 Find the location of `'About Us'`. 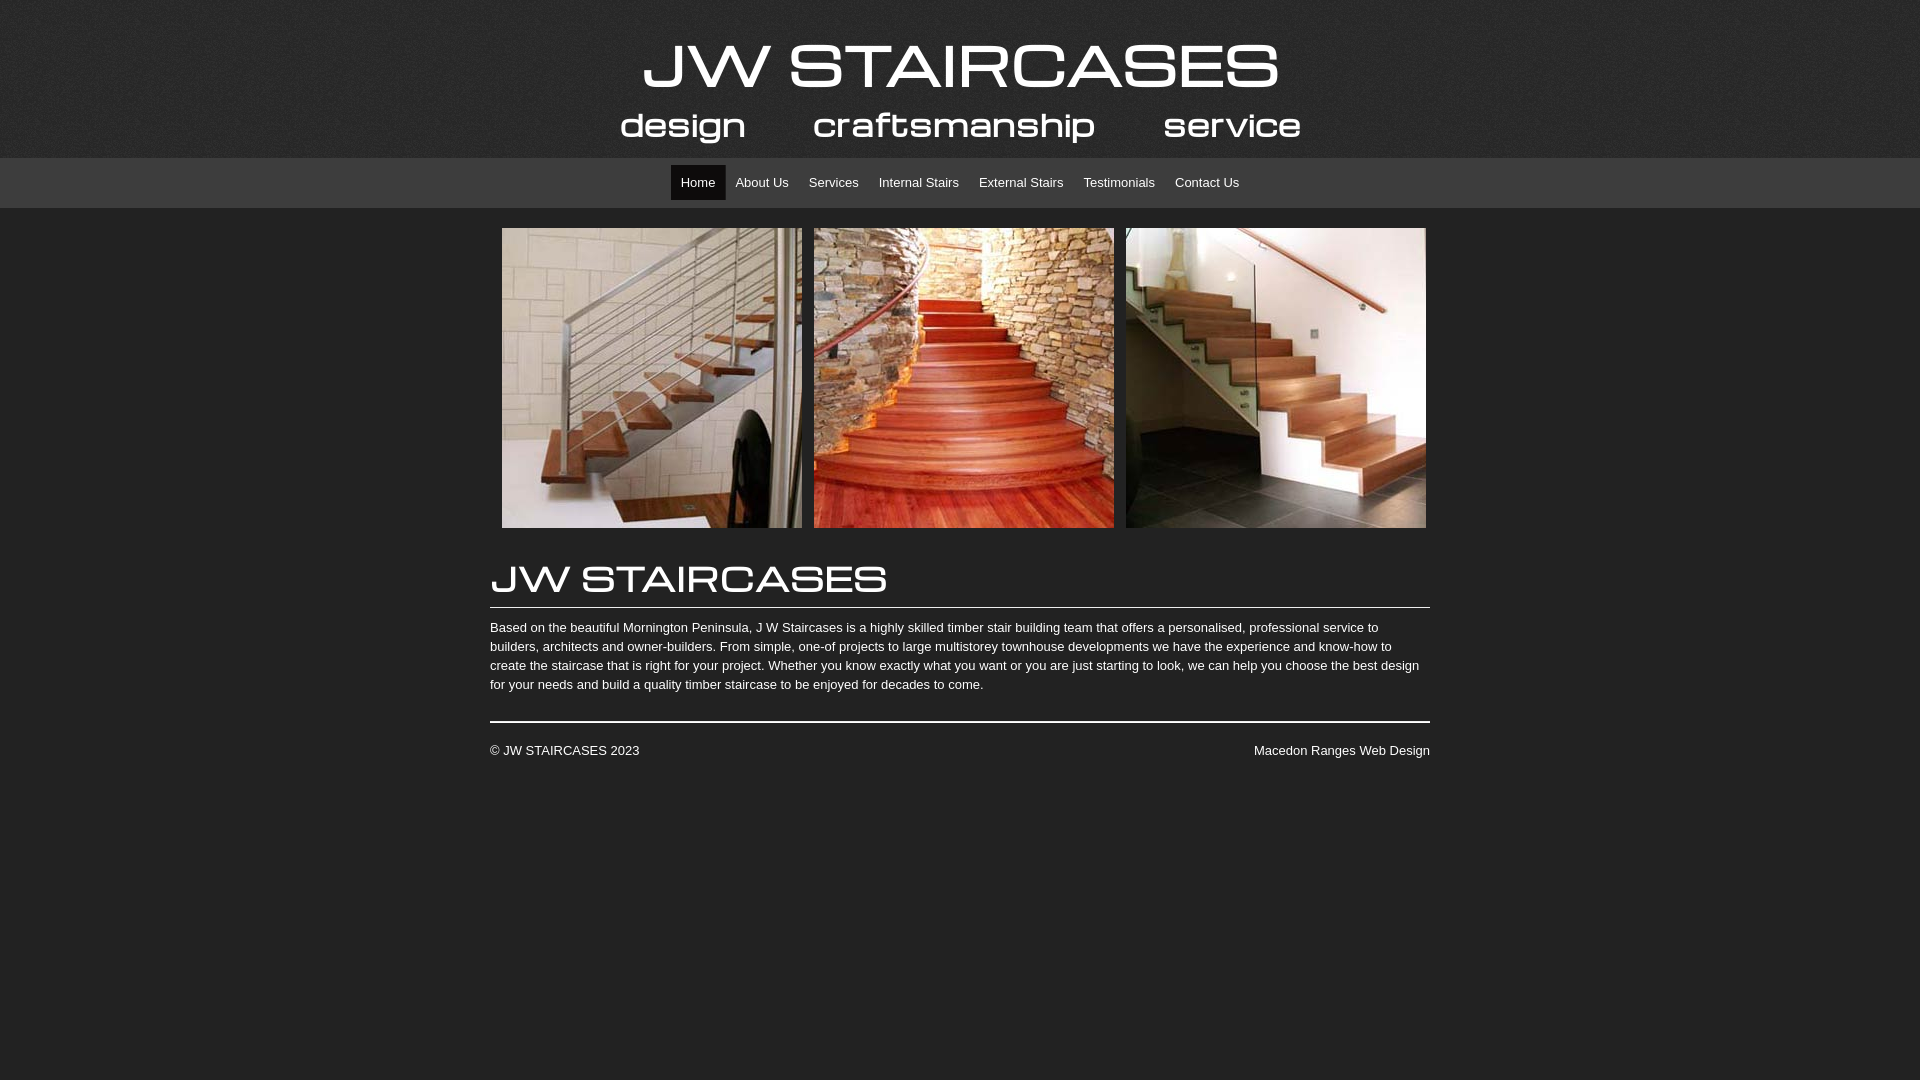

'About Us' is located at coordinates (760, 182).